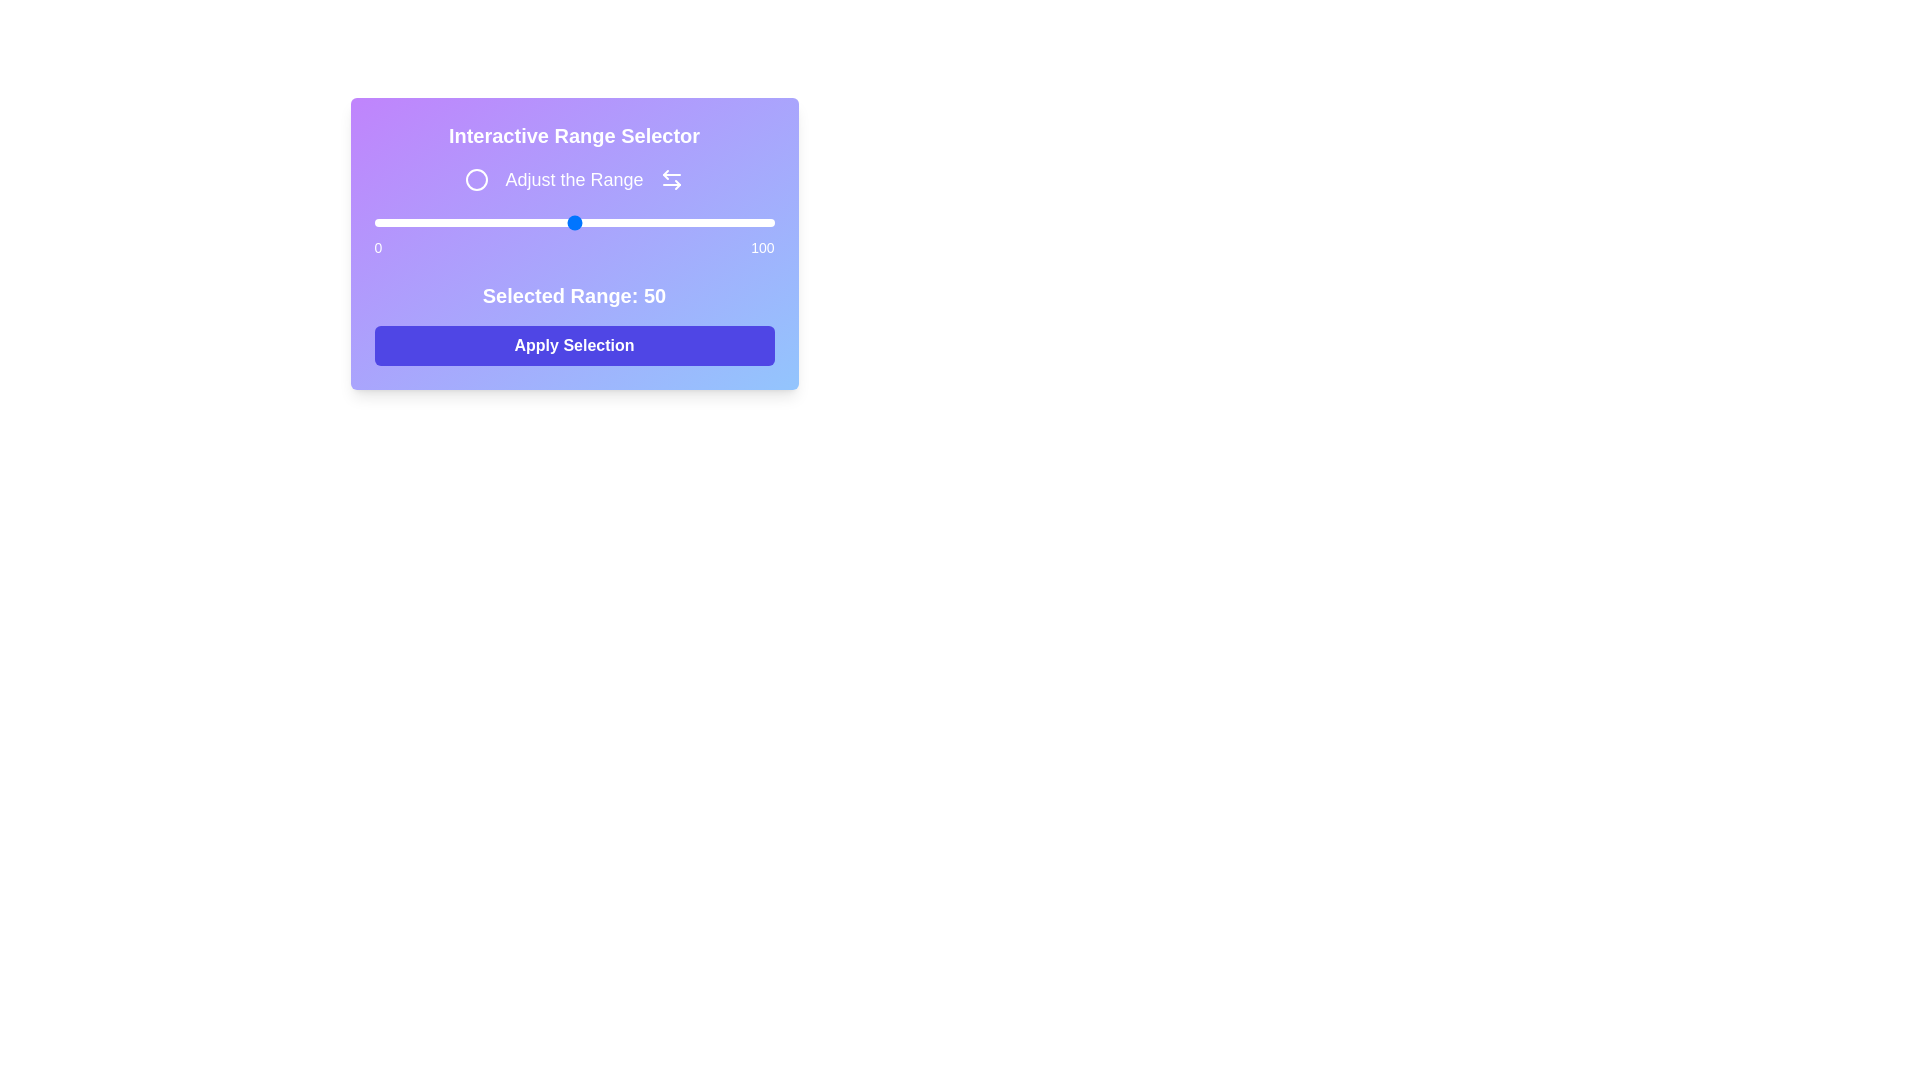 Image resolution: width=1920 pixels, height=1080 pixels. I want to click on the slider to set the range to 28, so click(486, 223).